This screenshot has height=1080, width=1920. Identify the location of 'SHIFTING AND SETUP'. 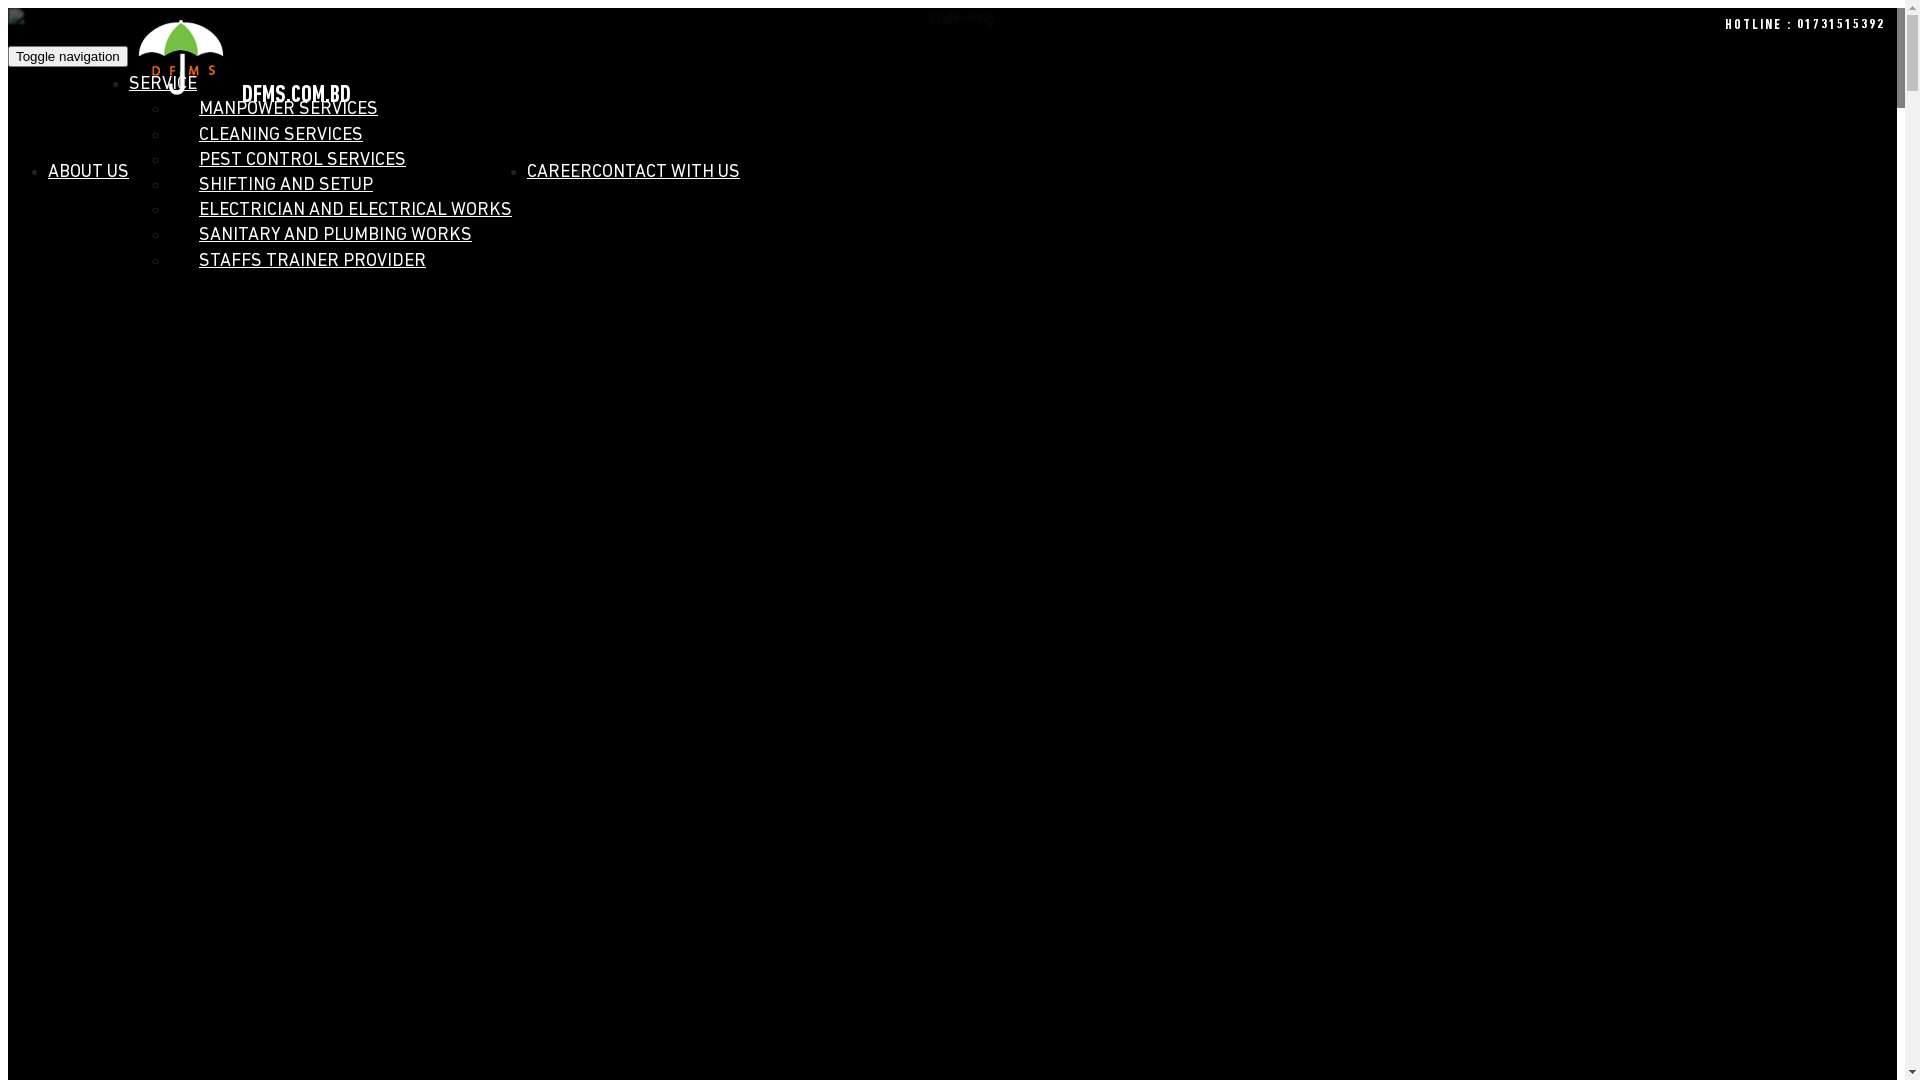
(277, 185).